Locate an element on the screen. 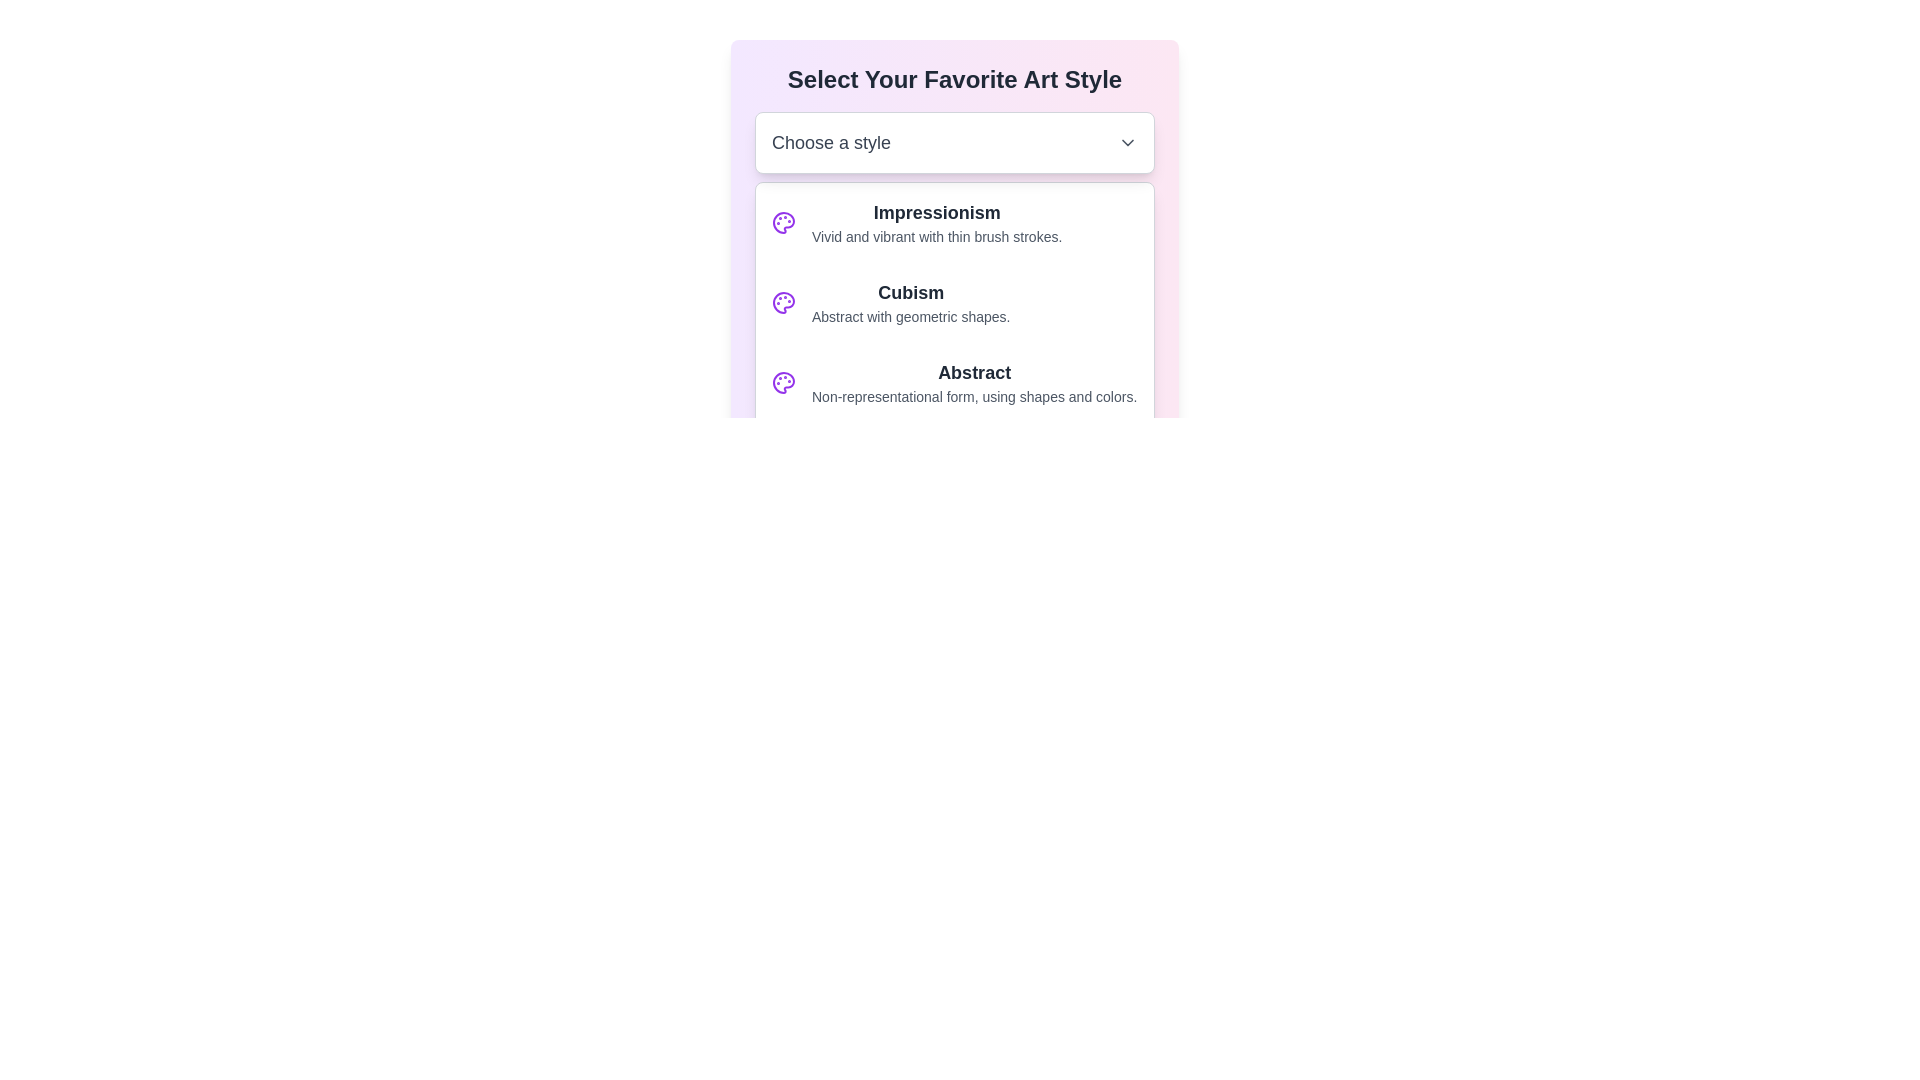 The image size is (1920, 1080). the small gray downward-facing chevron icon located on the right side of the 'Choose a style' label is located at coordinates (1128, 141).